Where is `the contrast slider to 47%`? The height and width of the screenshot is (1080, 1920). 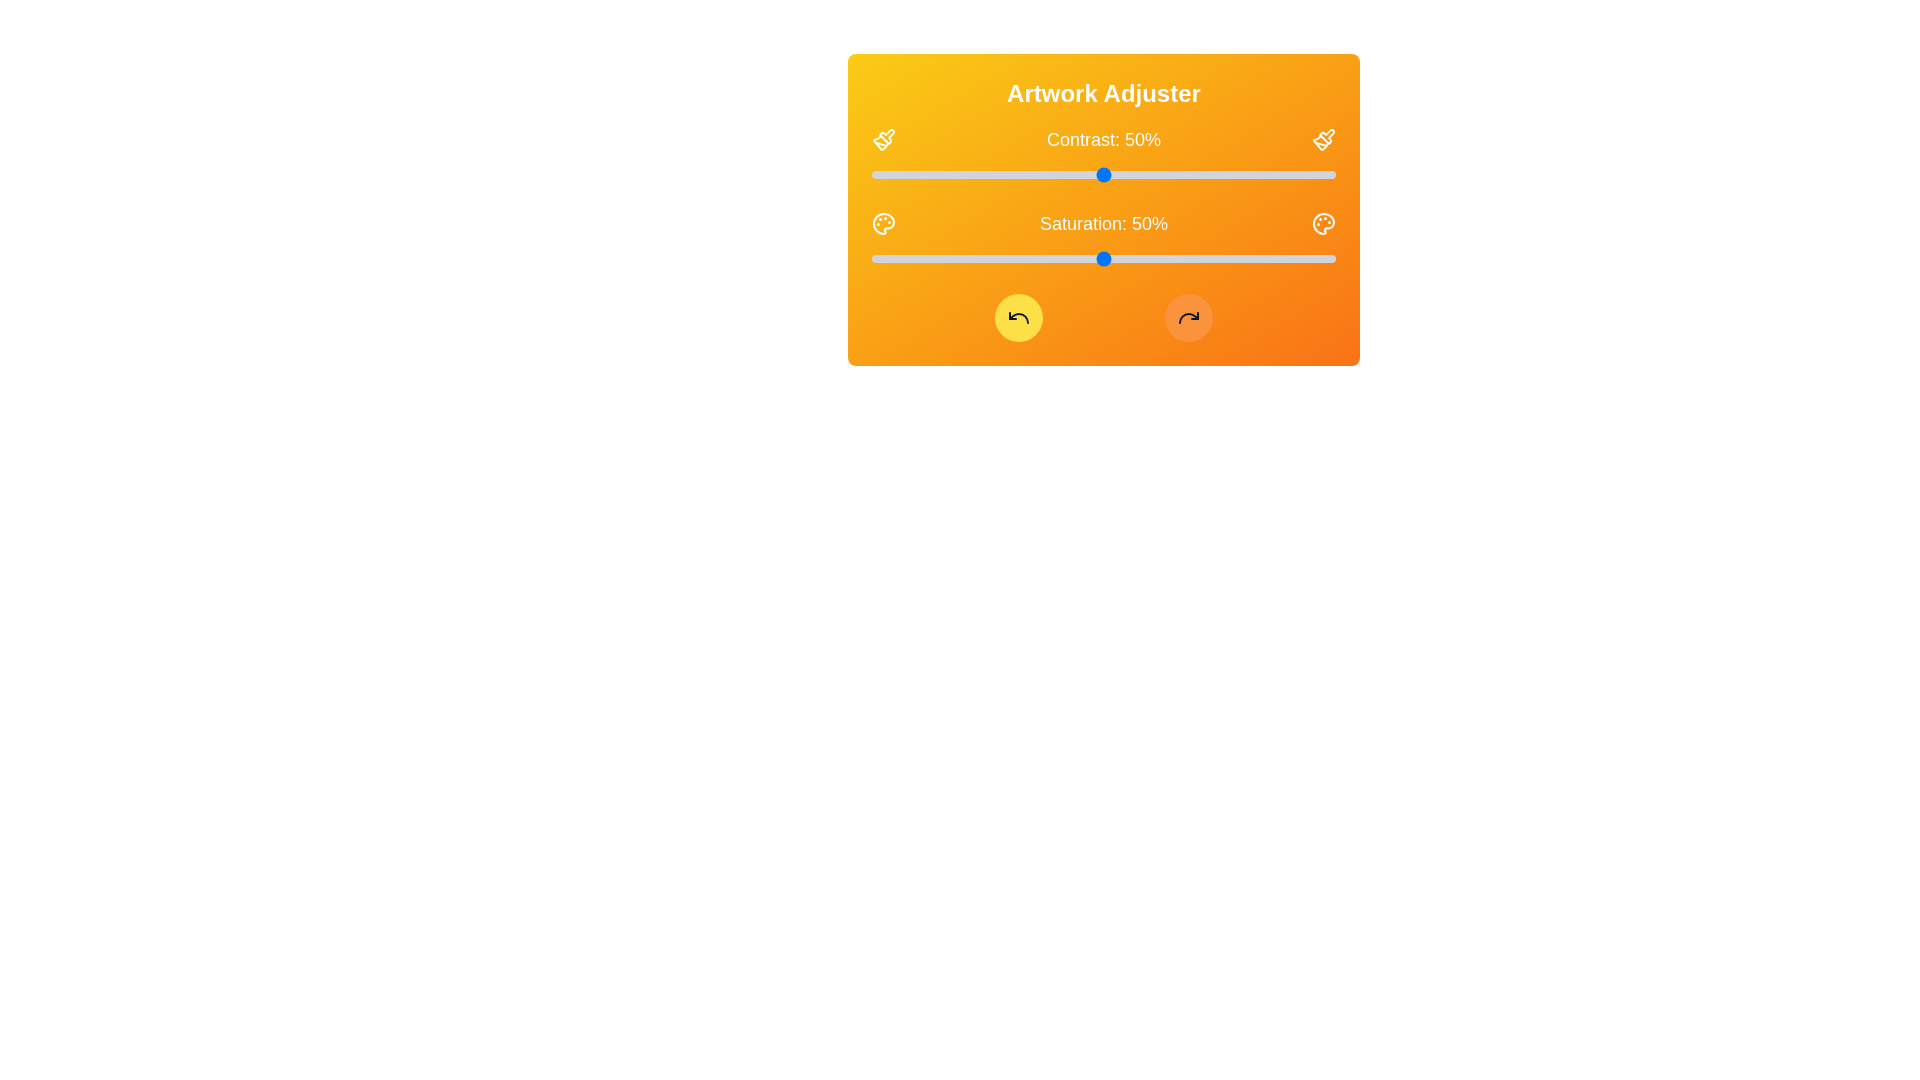 the contrast slider to 47% is located at coordinates (1088, 173).